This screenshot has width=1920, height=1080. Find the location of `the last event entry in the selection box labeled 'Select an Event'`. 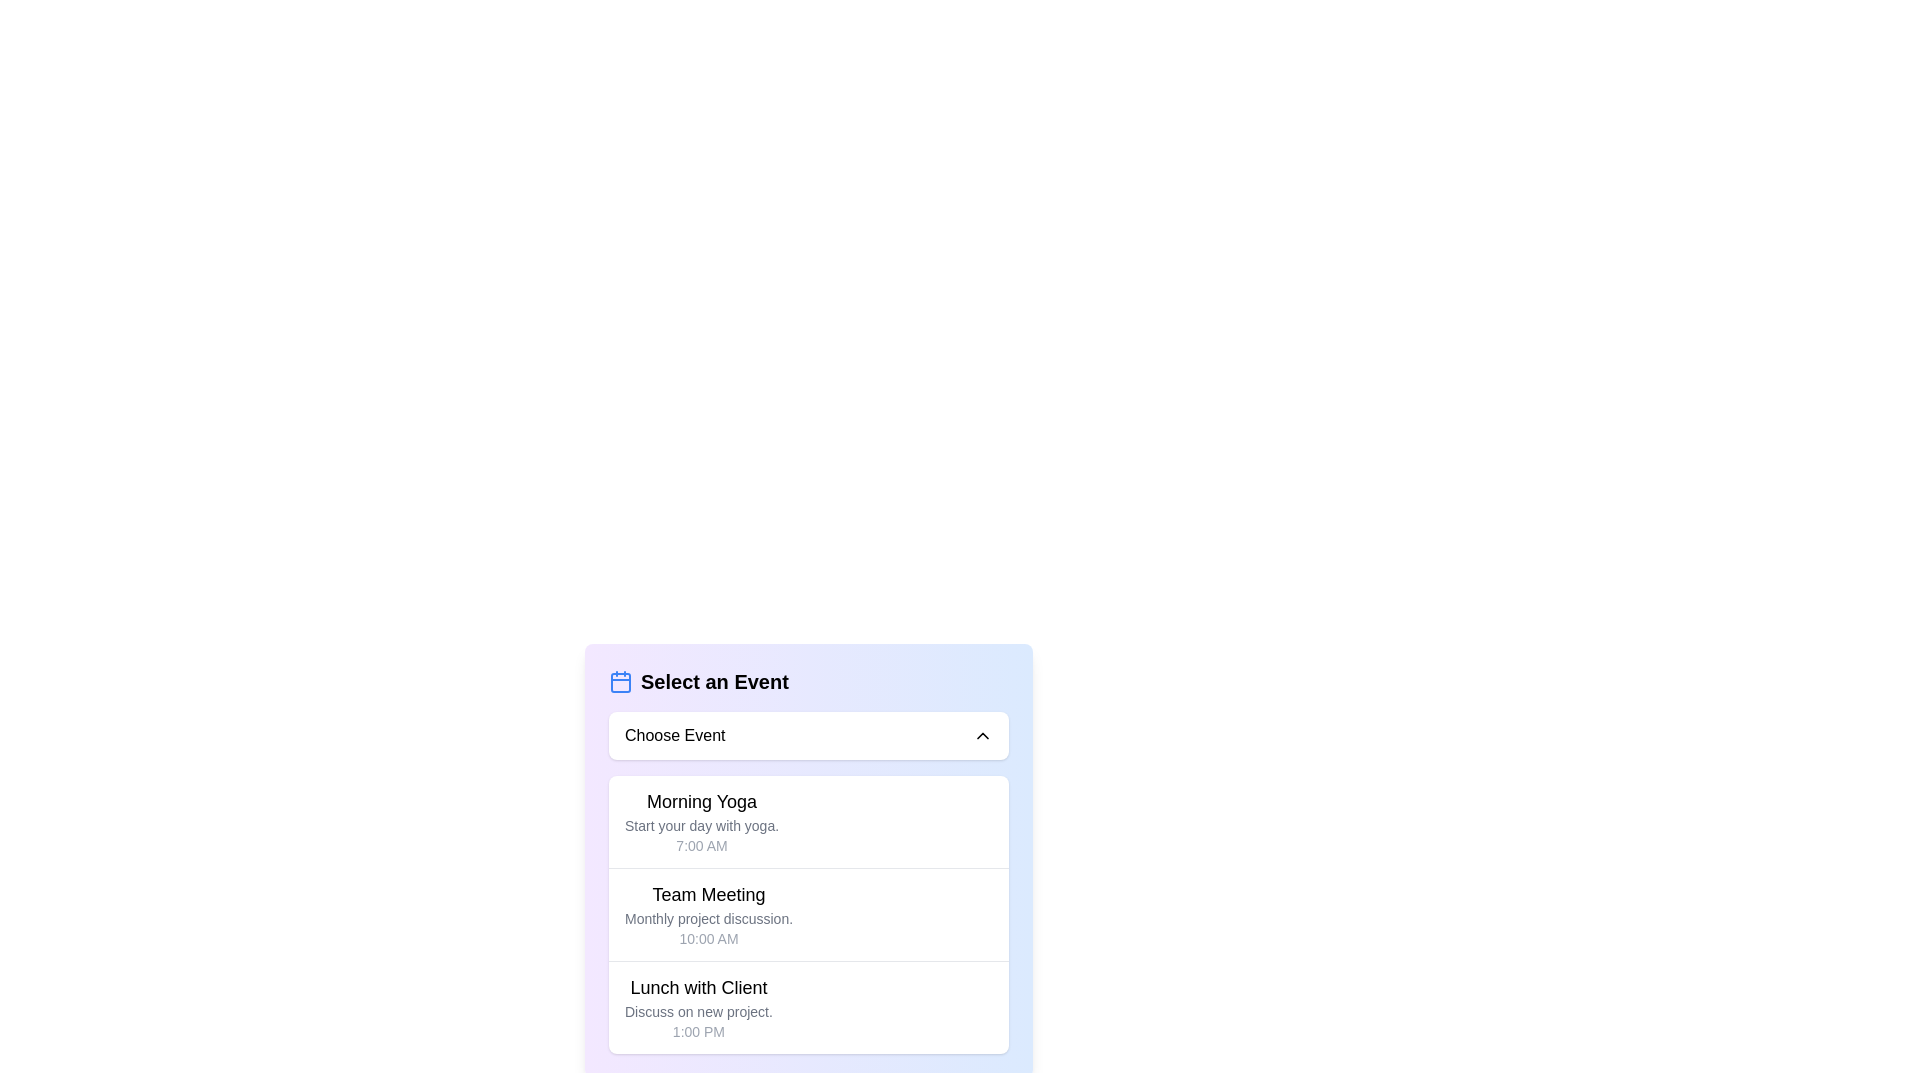

the last event entry in the selection box labeled 'Select an Event' is located at coordinates (698, 1007).